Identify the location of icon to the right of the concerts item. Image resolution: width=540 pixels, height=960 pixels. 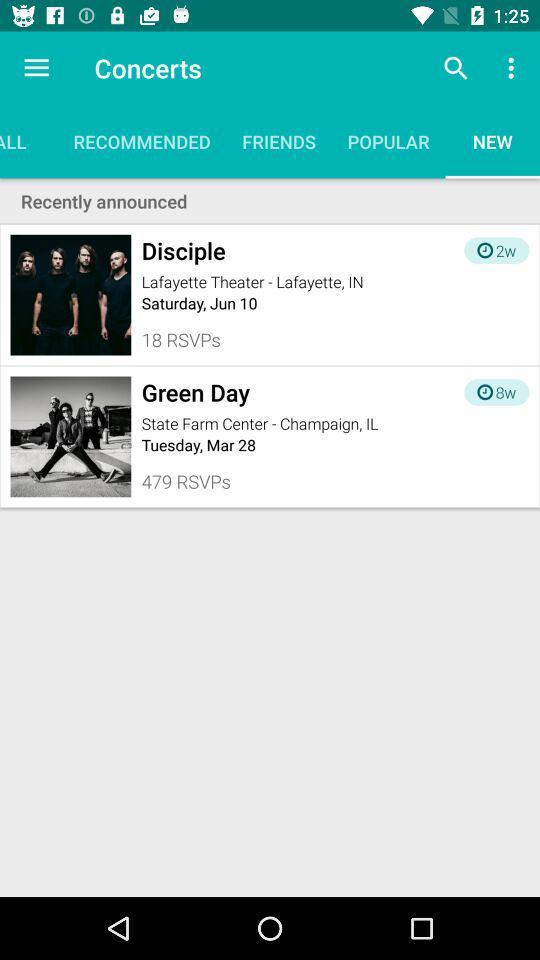
(455, 68).